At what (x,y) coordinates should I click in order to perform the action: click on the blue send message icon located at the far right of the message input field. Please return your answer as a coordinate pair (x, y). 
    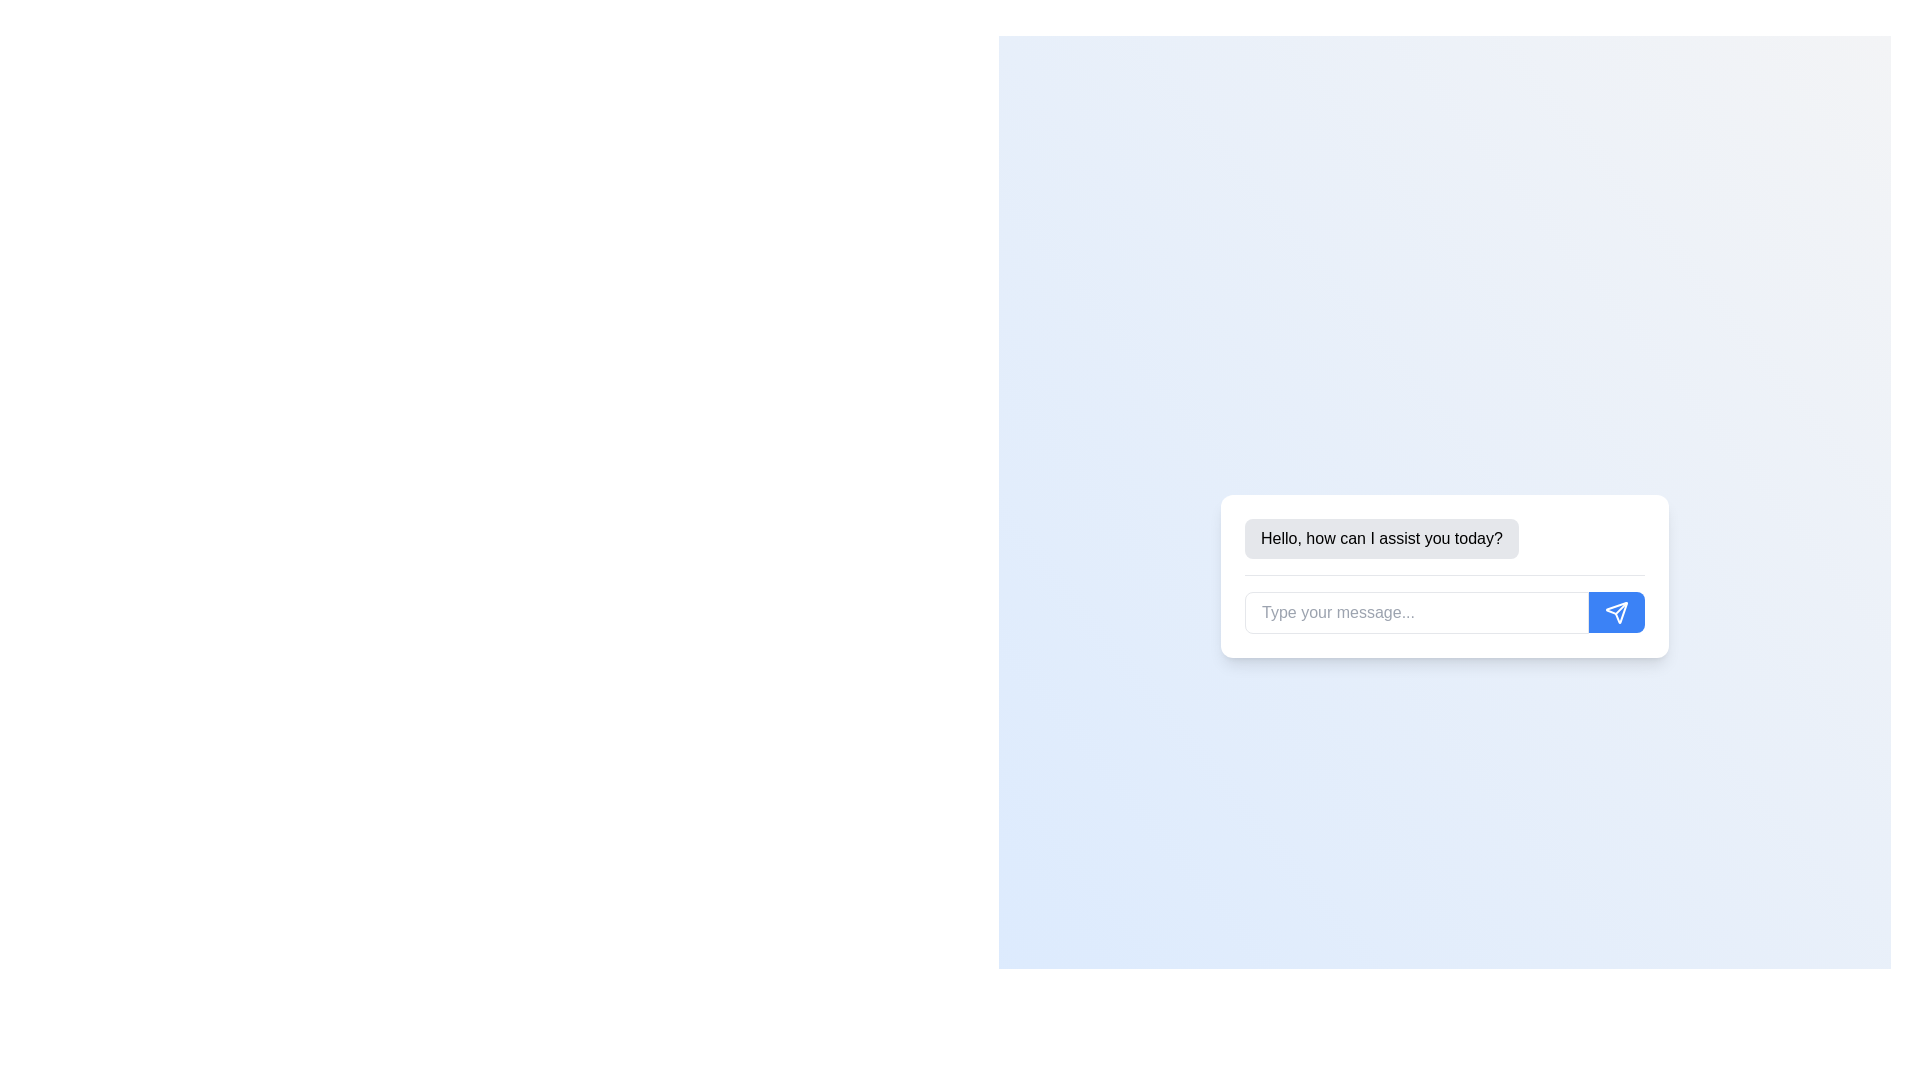
    Looking at the image, I should click on (1617, 611).